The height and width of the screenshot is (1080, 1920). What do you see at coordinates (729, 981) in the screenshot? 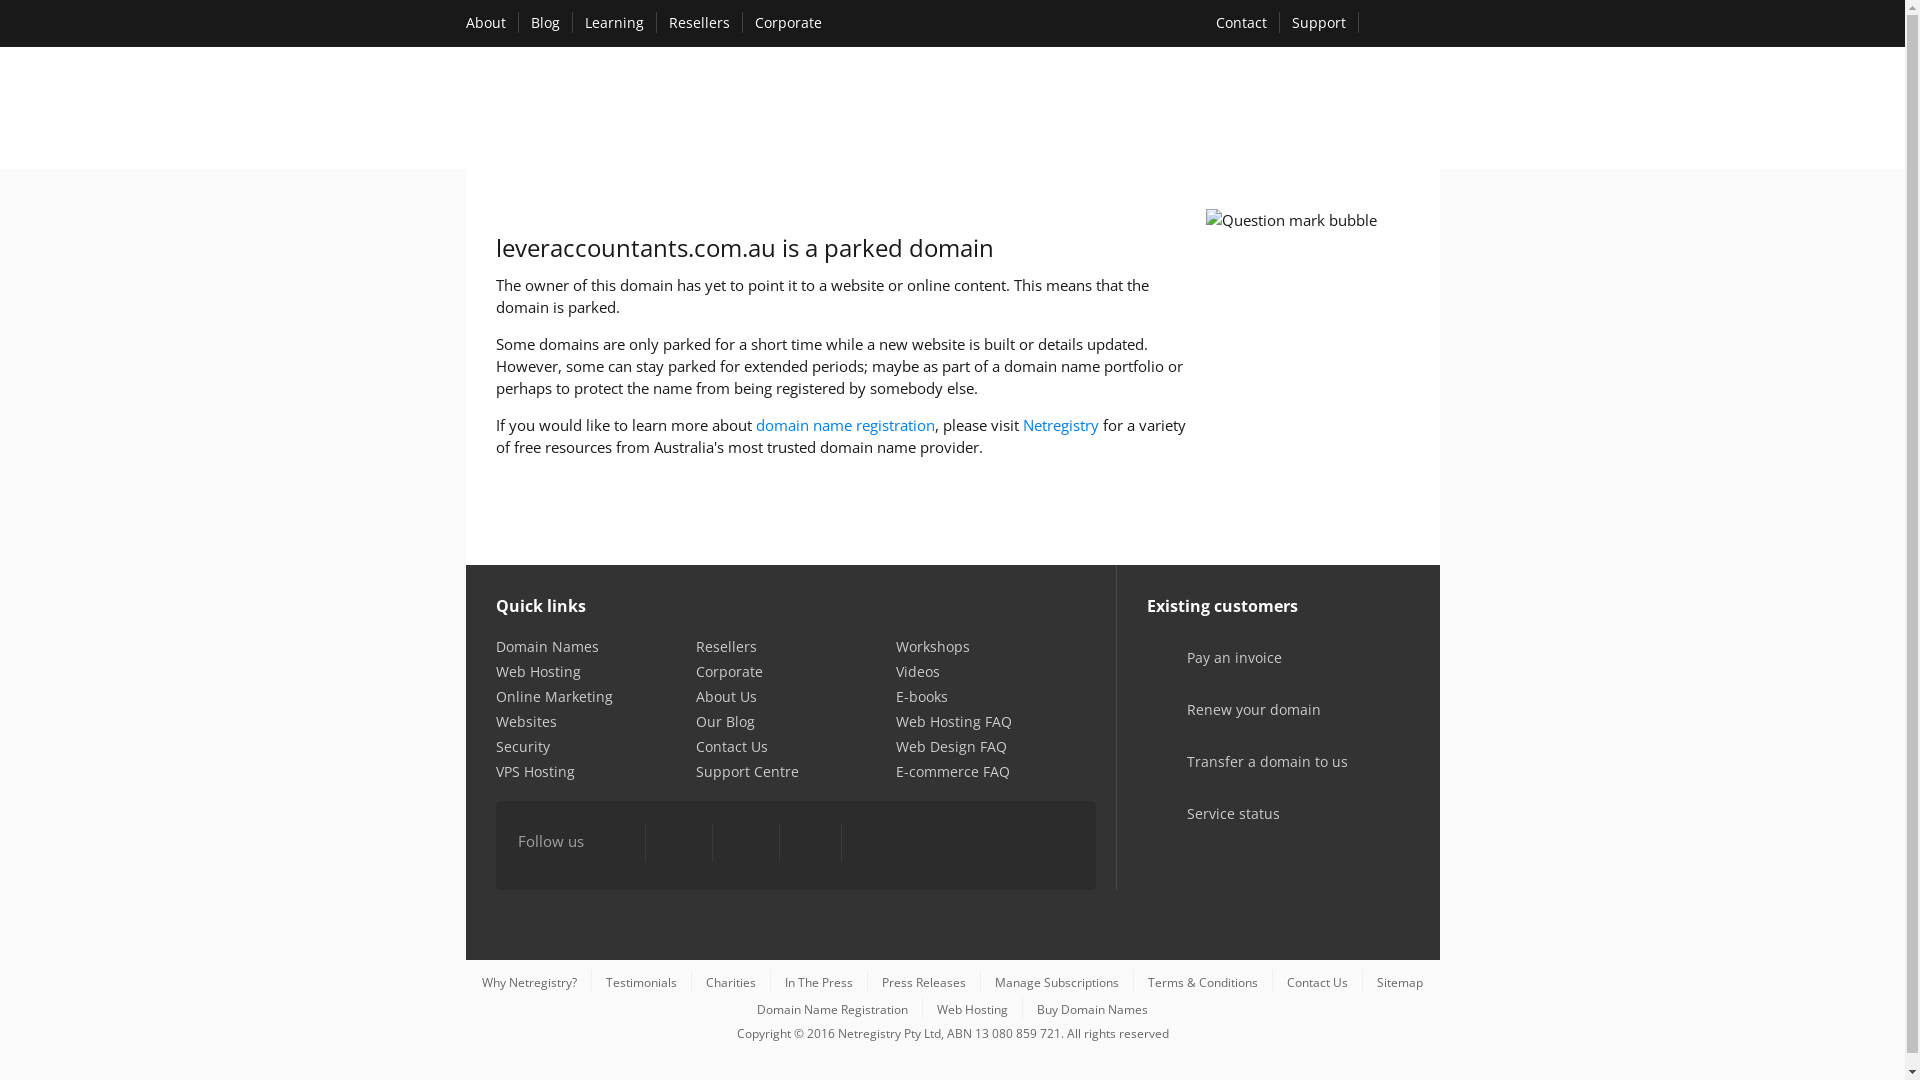
I see `'Charities'` at bounding box center [729, 981].